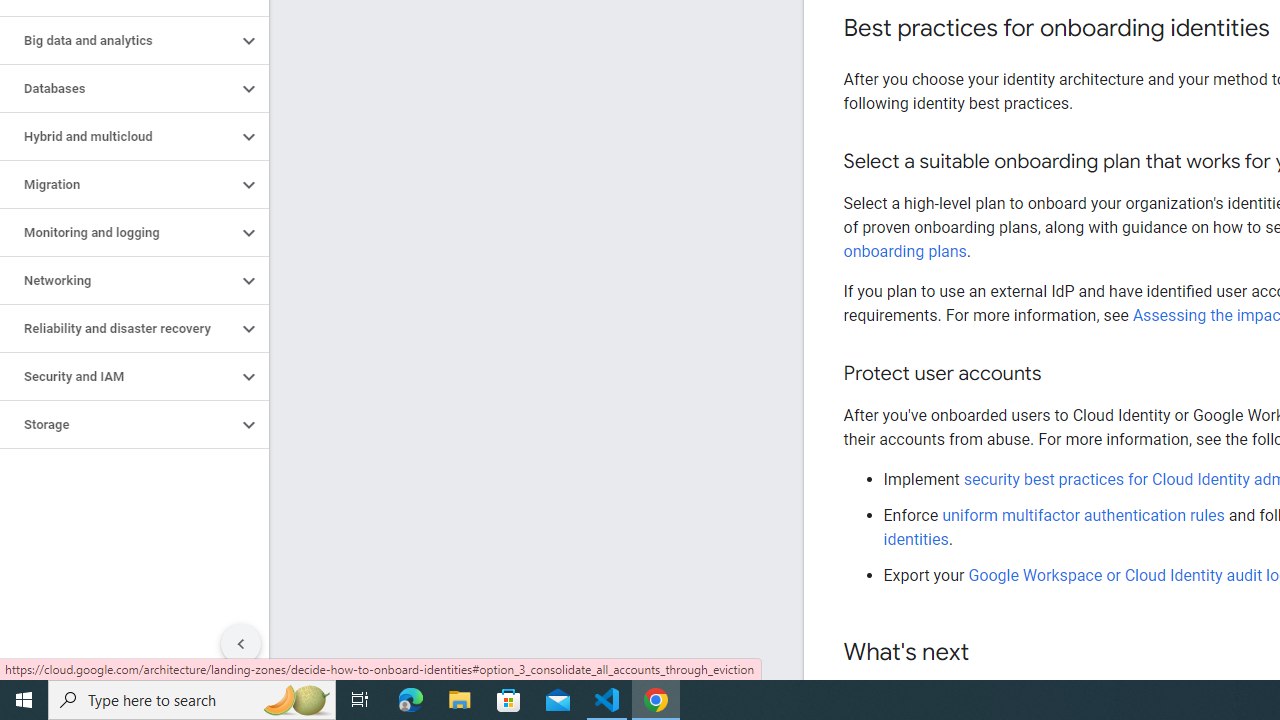  What do you see at coordinates (240, 644) in the screenshot?
I see `'Hide side navigation'` at bounding box center [240, 644].